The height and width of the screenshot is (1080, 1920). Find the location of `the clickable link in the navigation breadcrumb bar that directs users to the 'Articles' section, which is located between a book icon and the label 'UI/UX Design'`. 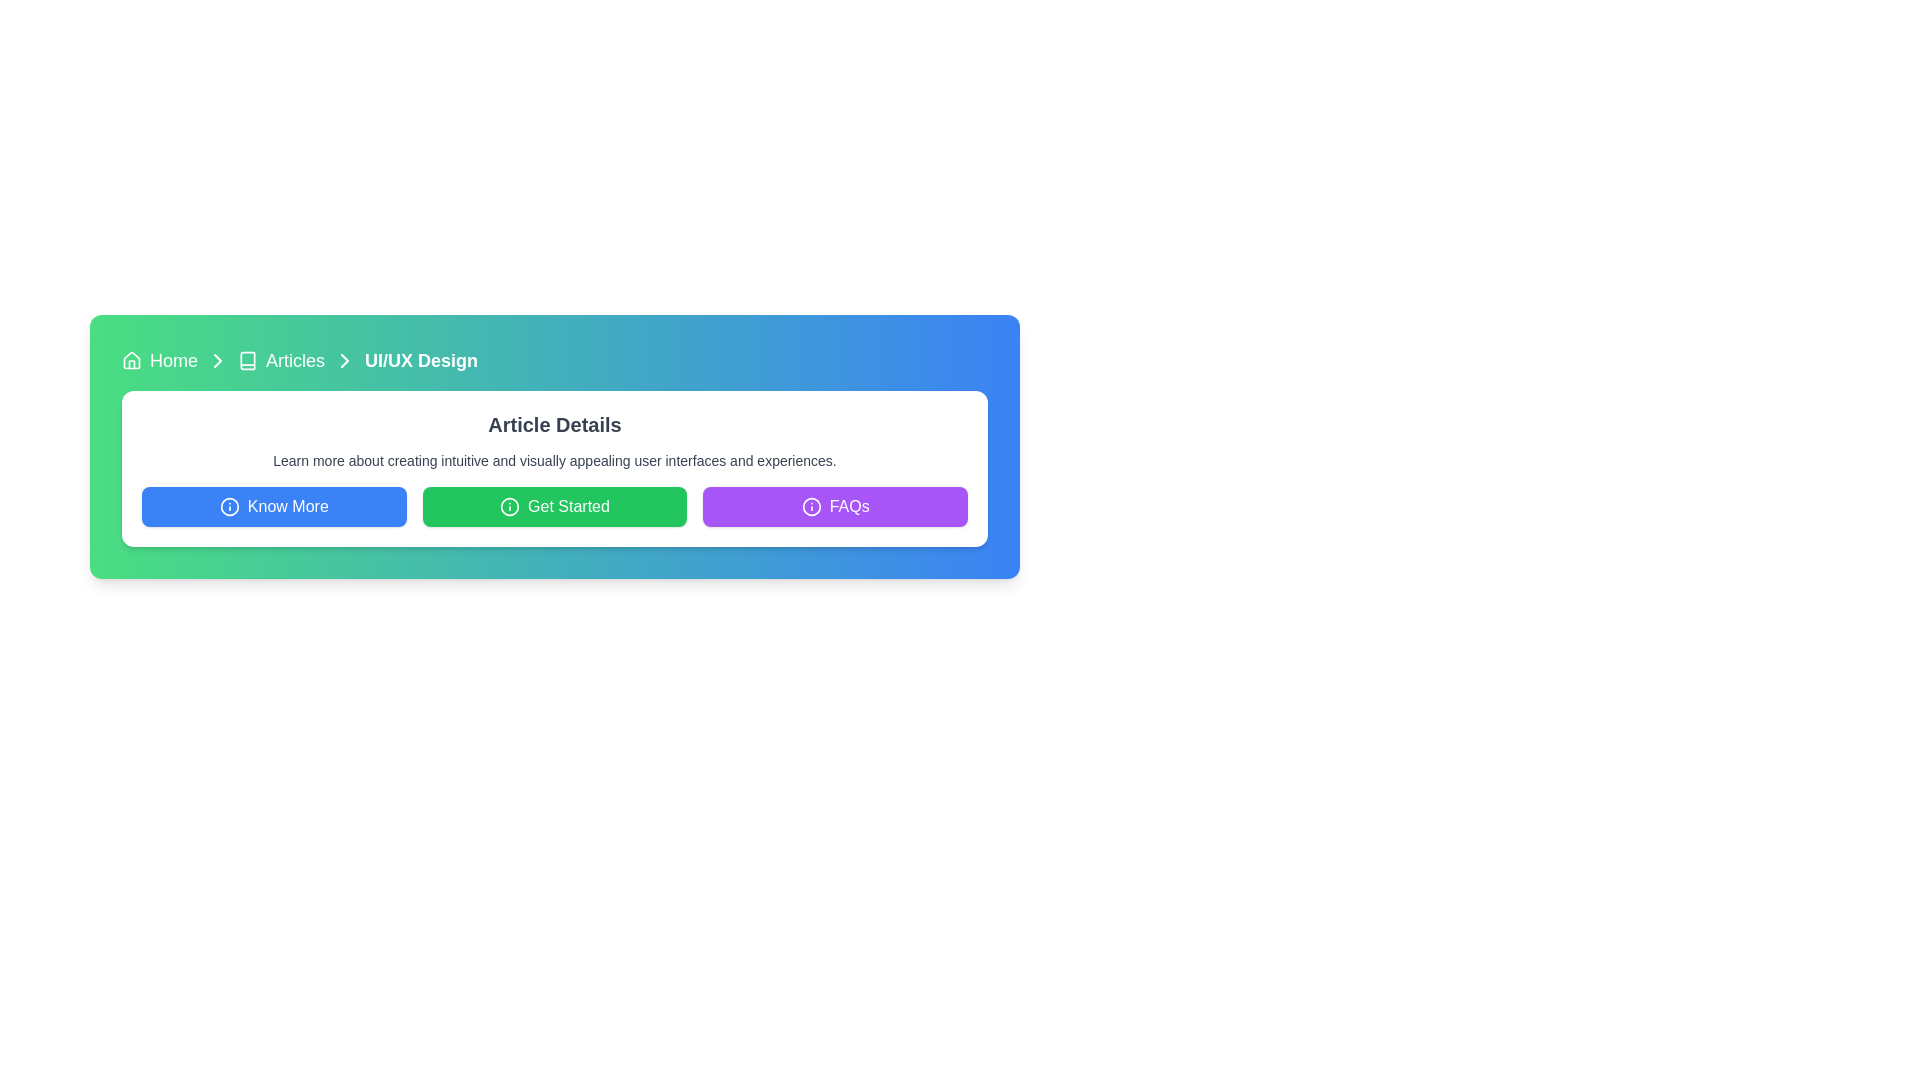

the clickable link in the navigation breadcrumb bar that directs users to the 'Articles' section, which is located between a book icon and the label 'UI/UX Design' is located at coordinates (294, 361).